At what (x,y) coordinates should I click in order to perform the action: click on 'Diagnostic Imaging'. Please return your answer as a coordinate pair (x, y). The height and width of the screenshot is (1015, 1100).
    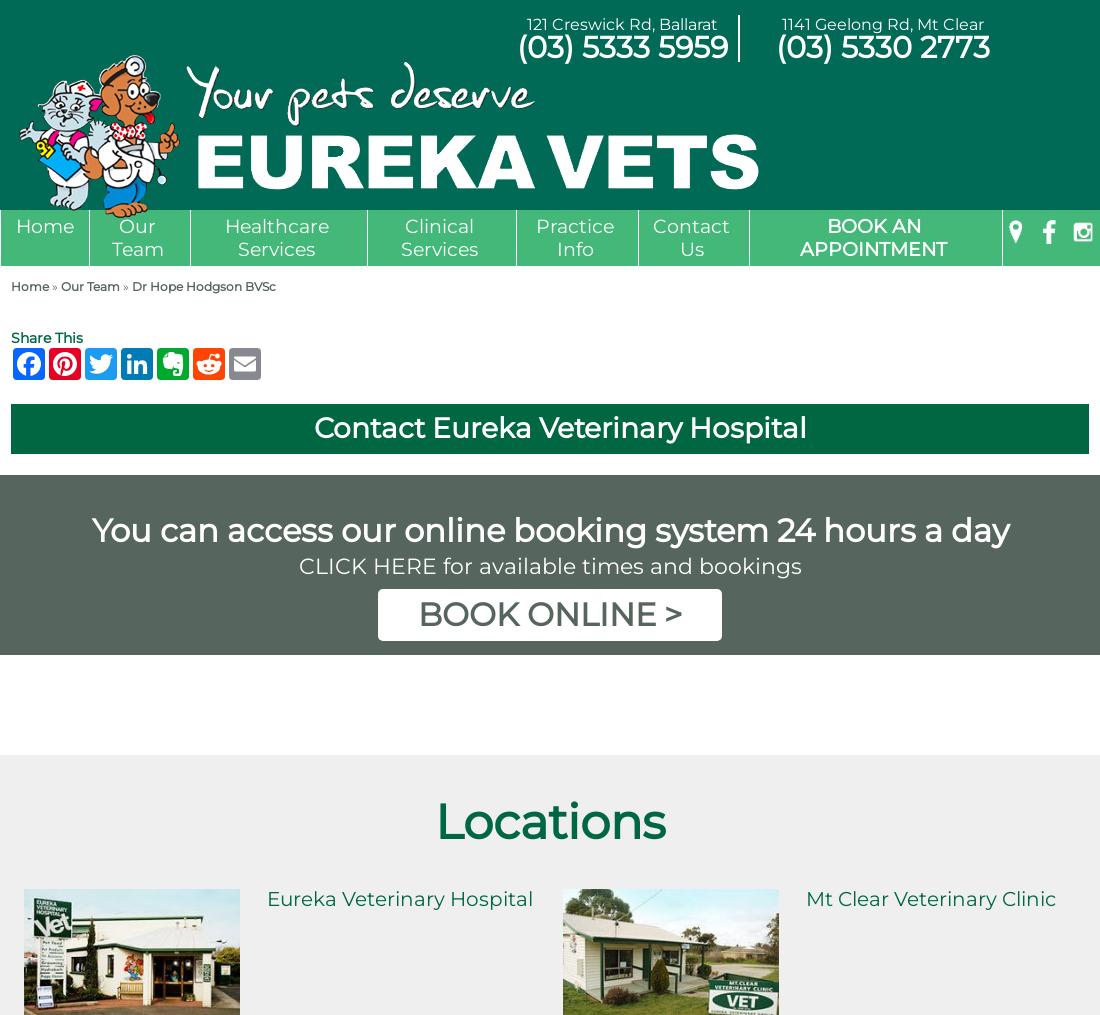
    Looking at the image, I should click on (453, 513).